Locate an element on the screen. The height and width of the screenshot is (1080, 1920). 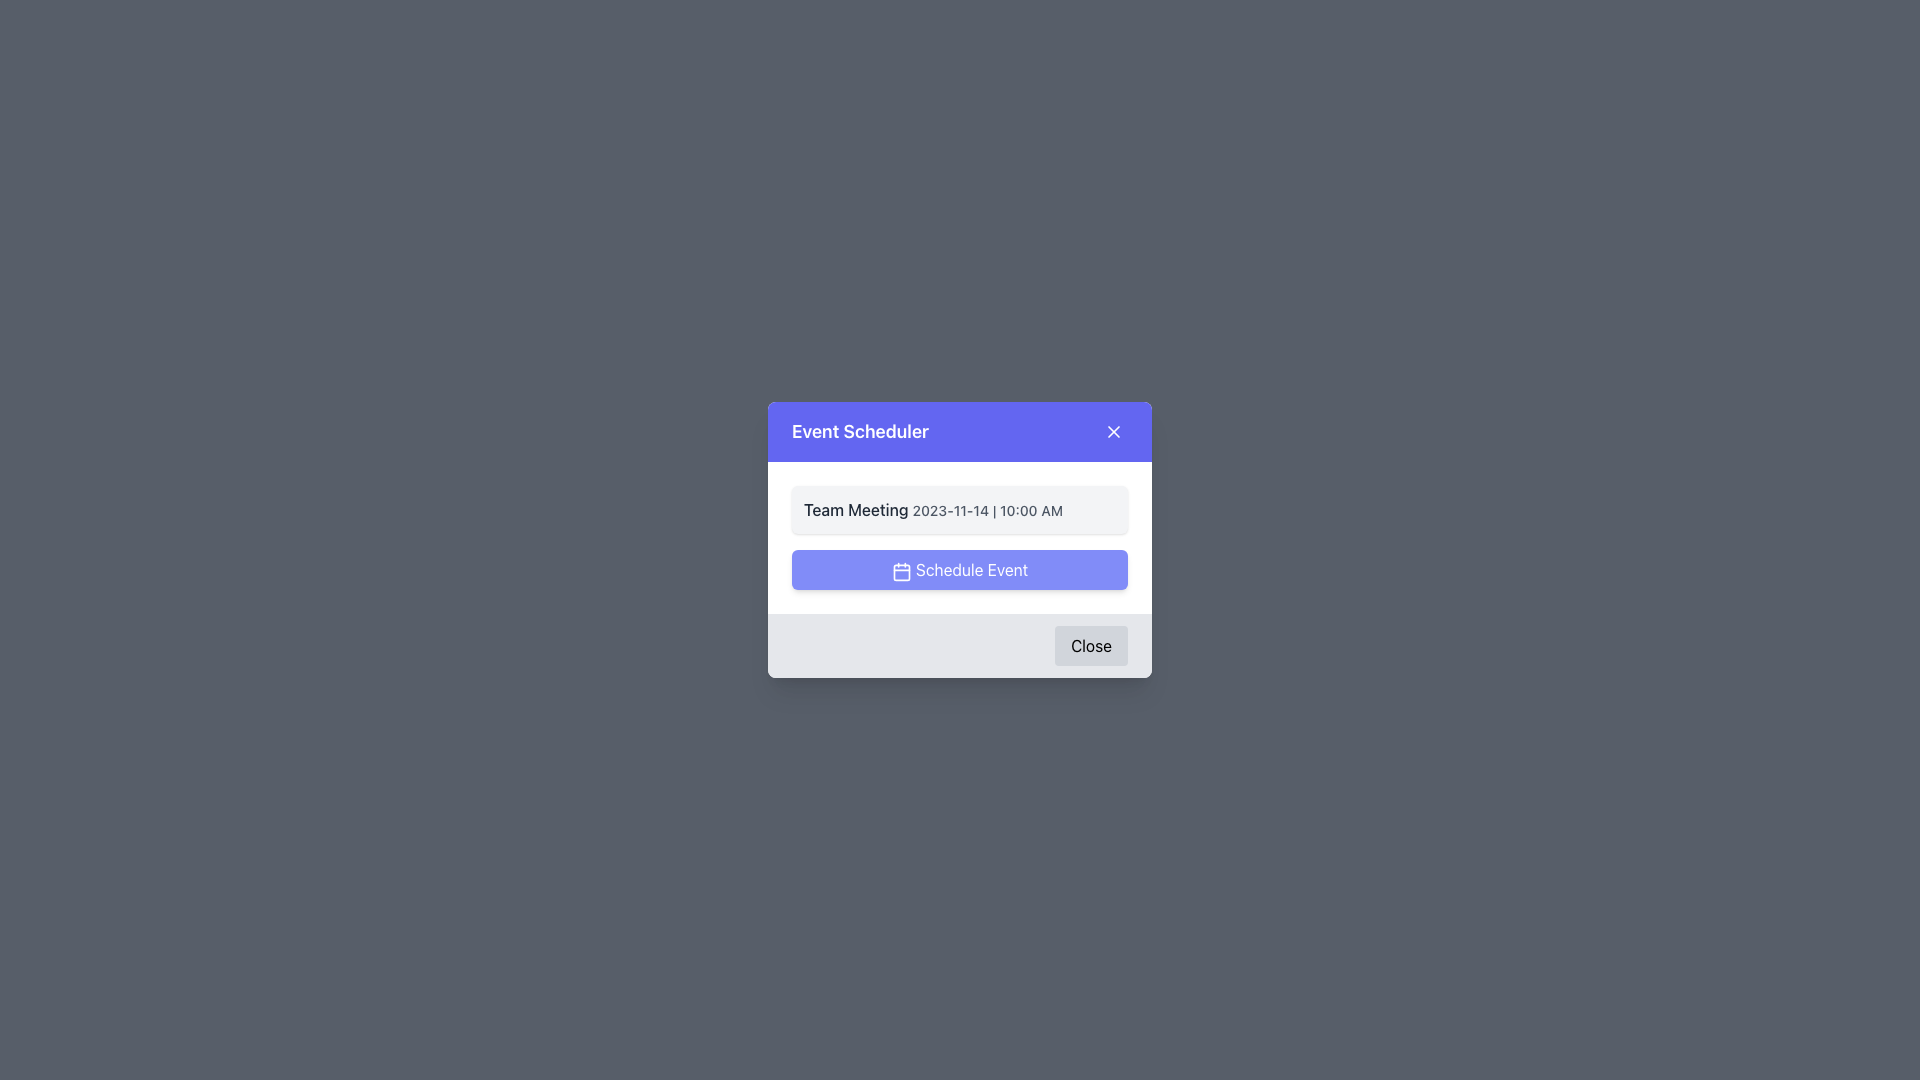
the text label displaying '2023-11-14 | 10:00 AM' in gray color, located in the 'Event Scheduler' modal below the 'Team Meeting' label is located at coordinates (987, 509).